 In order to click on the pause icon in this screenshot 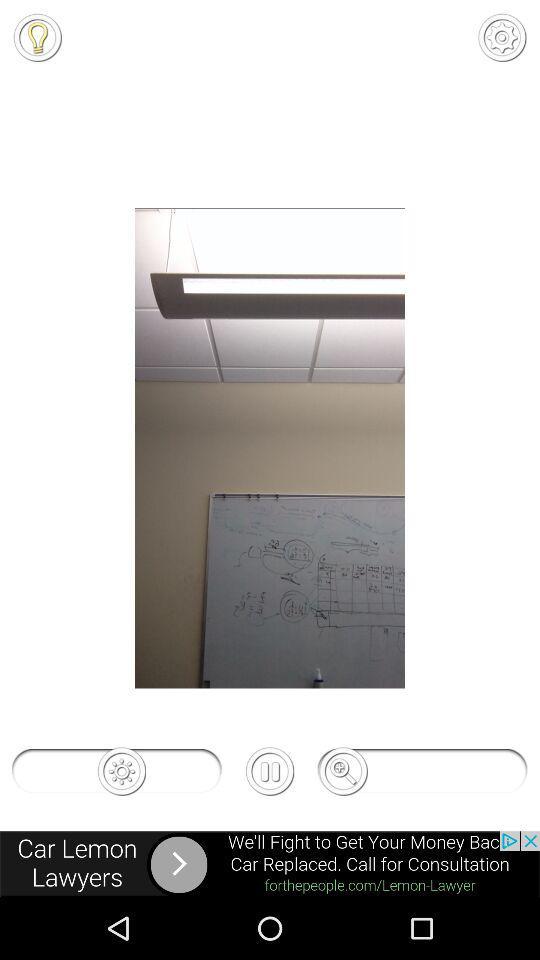, I will do `click(270, 770)`.